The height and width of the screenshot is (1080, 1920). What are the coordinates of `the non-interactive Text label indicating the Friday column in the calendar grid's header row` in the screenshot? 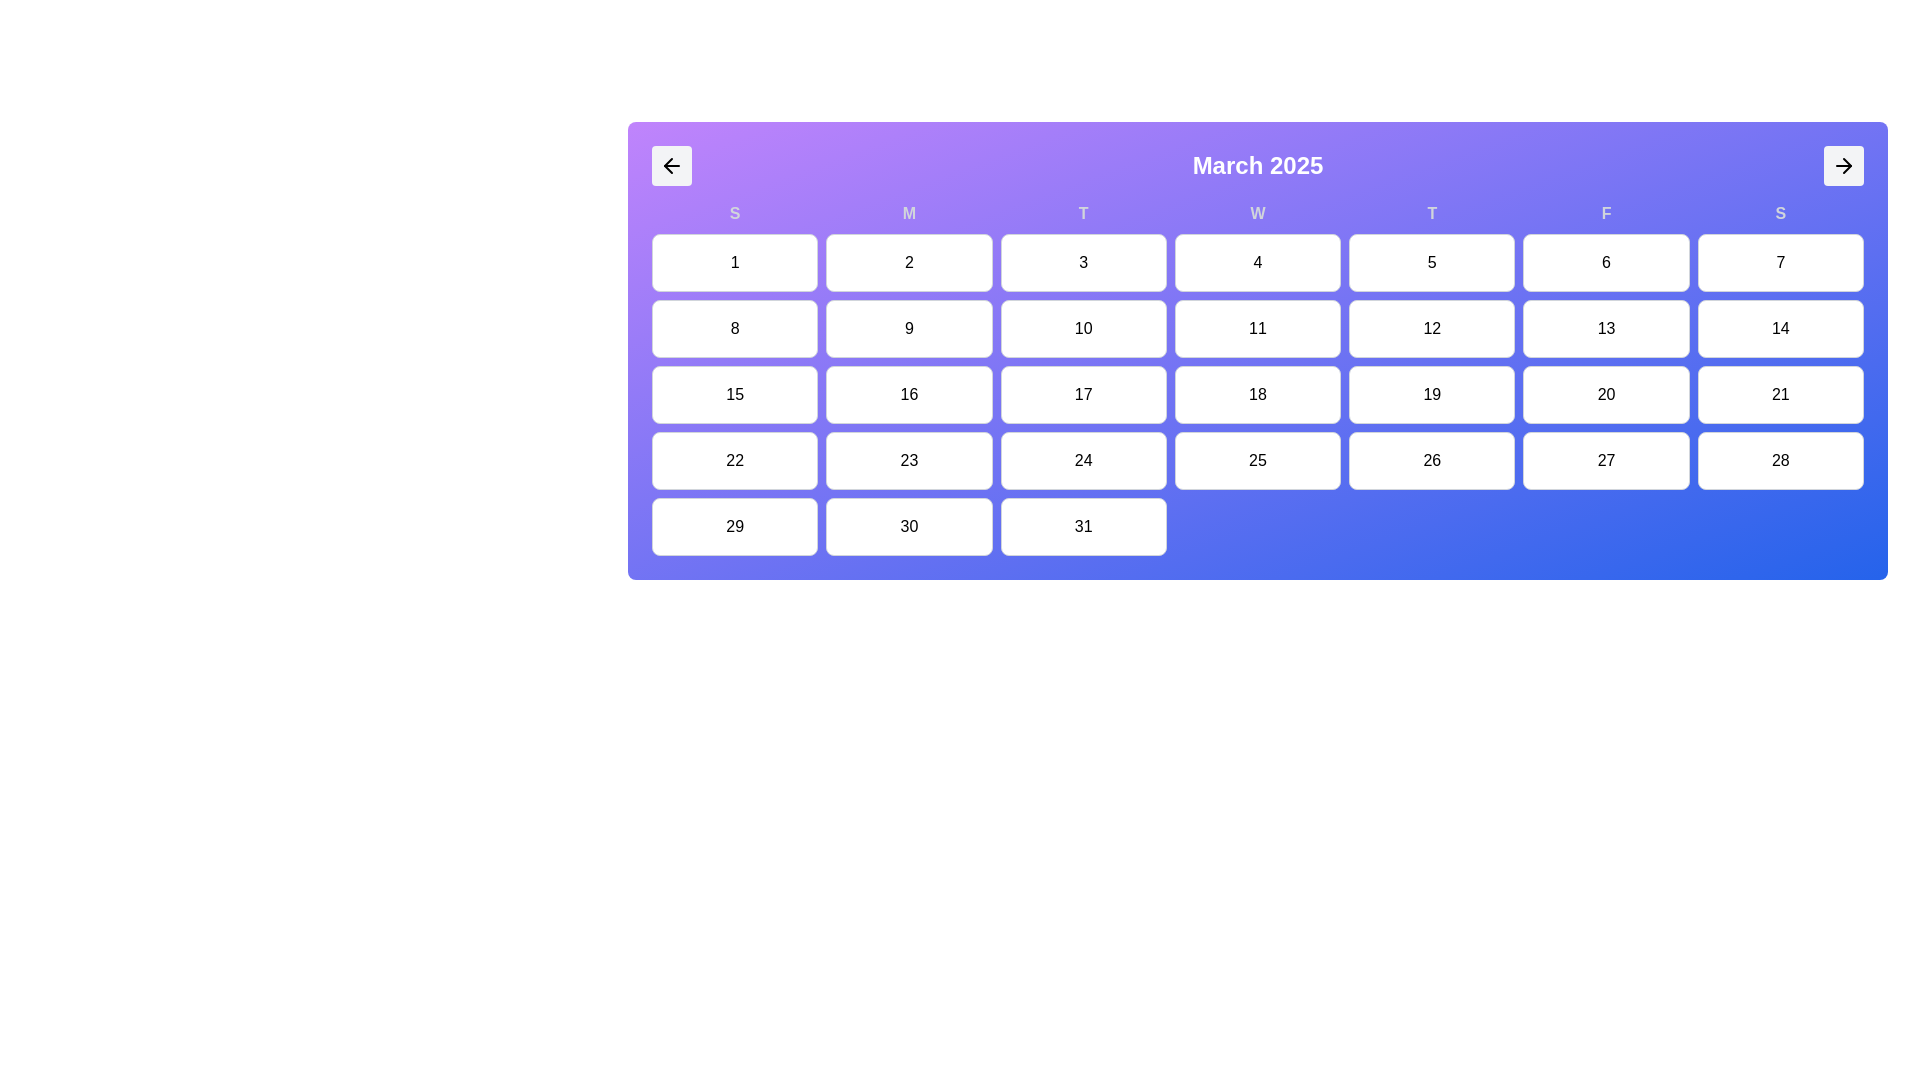 It's located at (1606, 213).